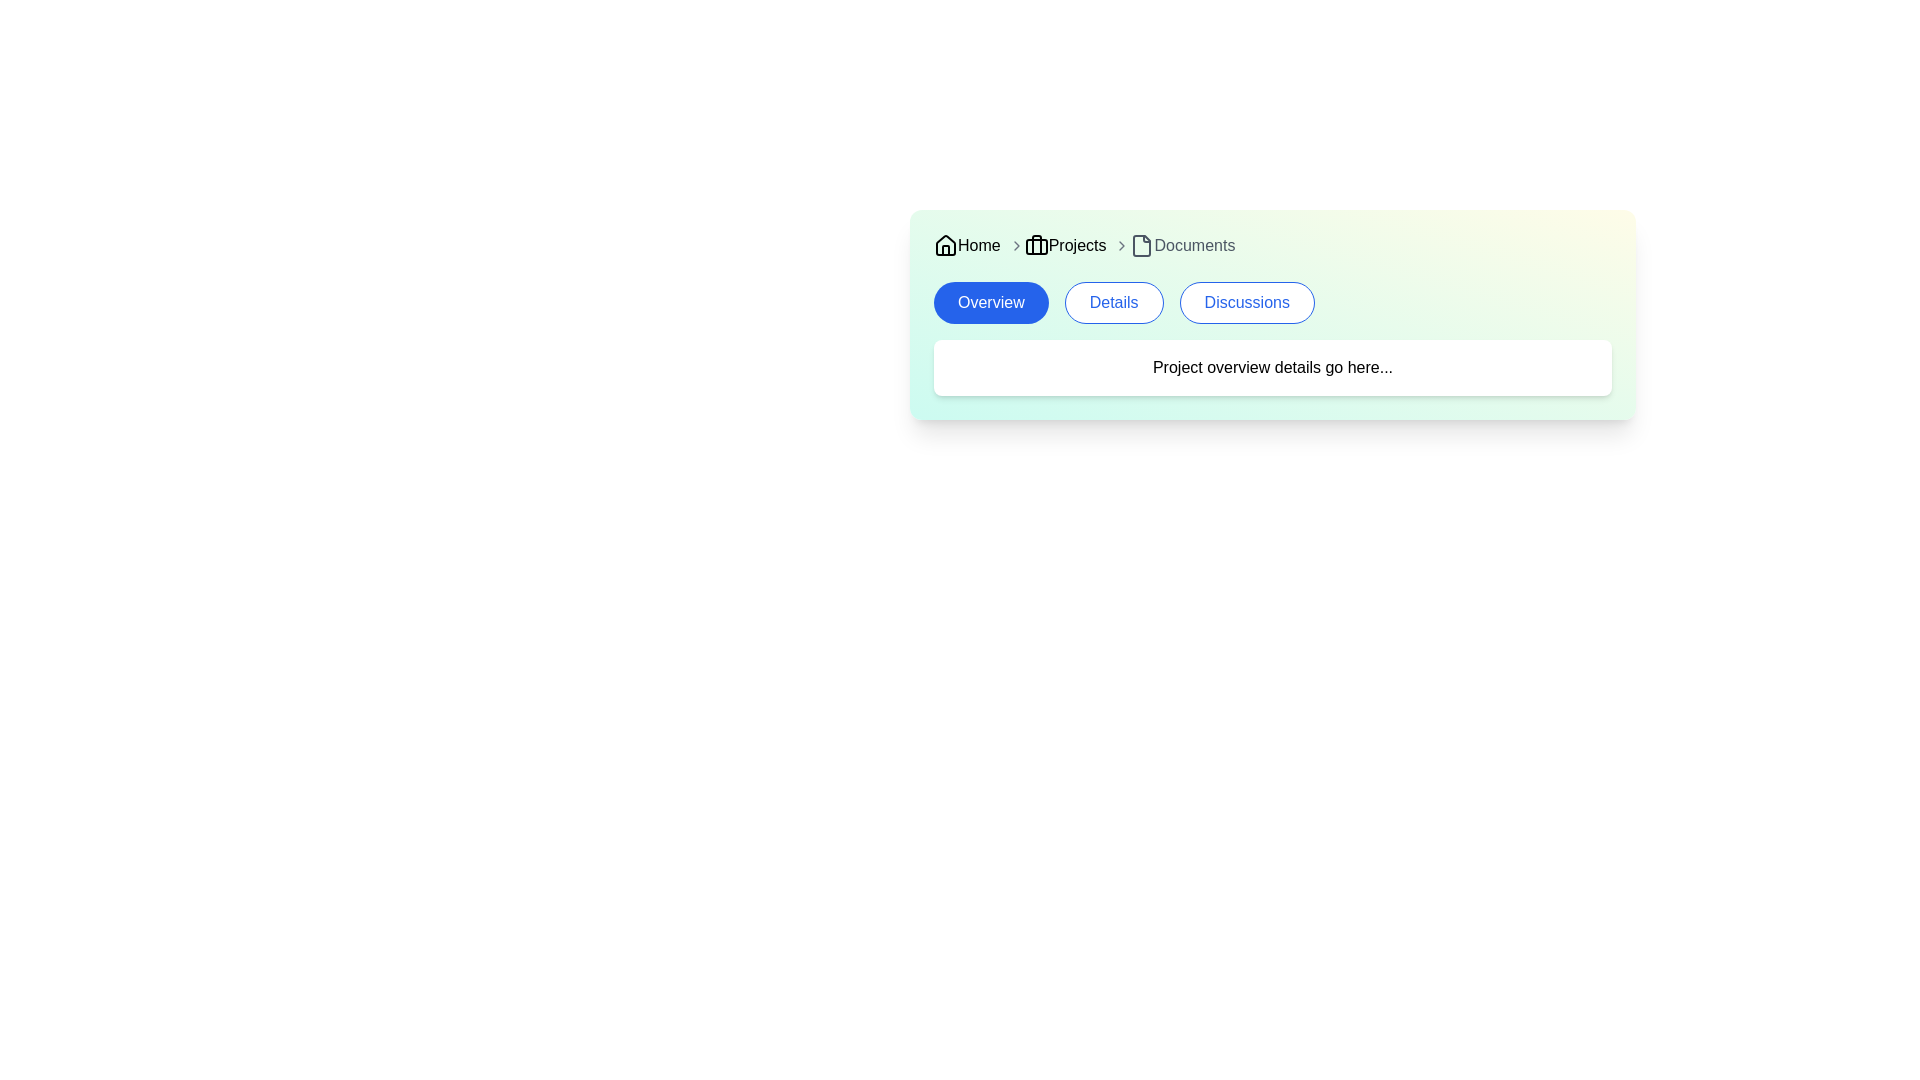 The image size is (1920, 1080). Describe the element at coordinates (1036, 245) in the screenshot. I see `the 'Projects' section icon, which is part of the breadcrumb navigation represented by a stylized briefcase icon` at that location.